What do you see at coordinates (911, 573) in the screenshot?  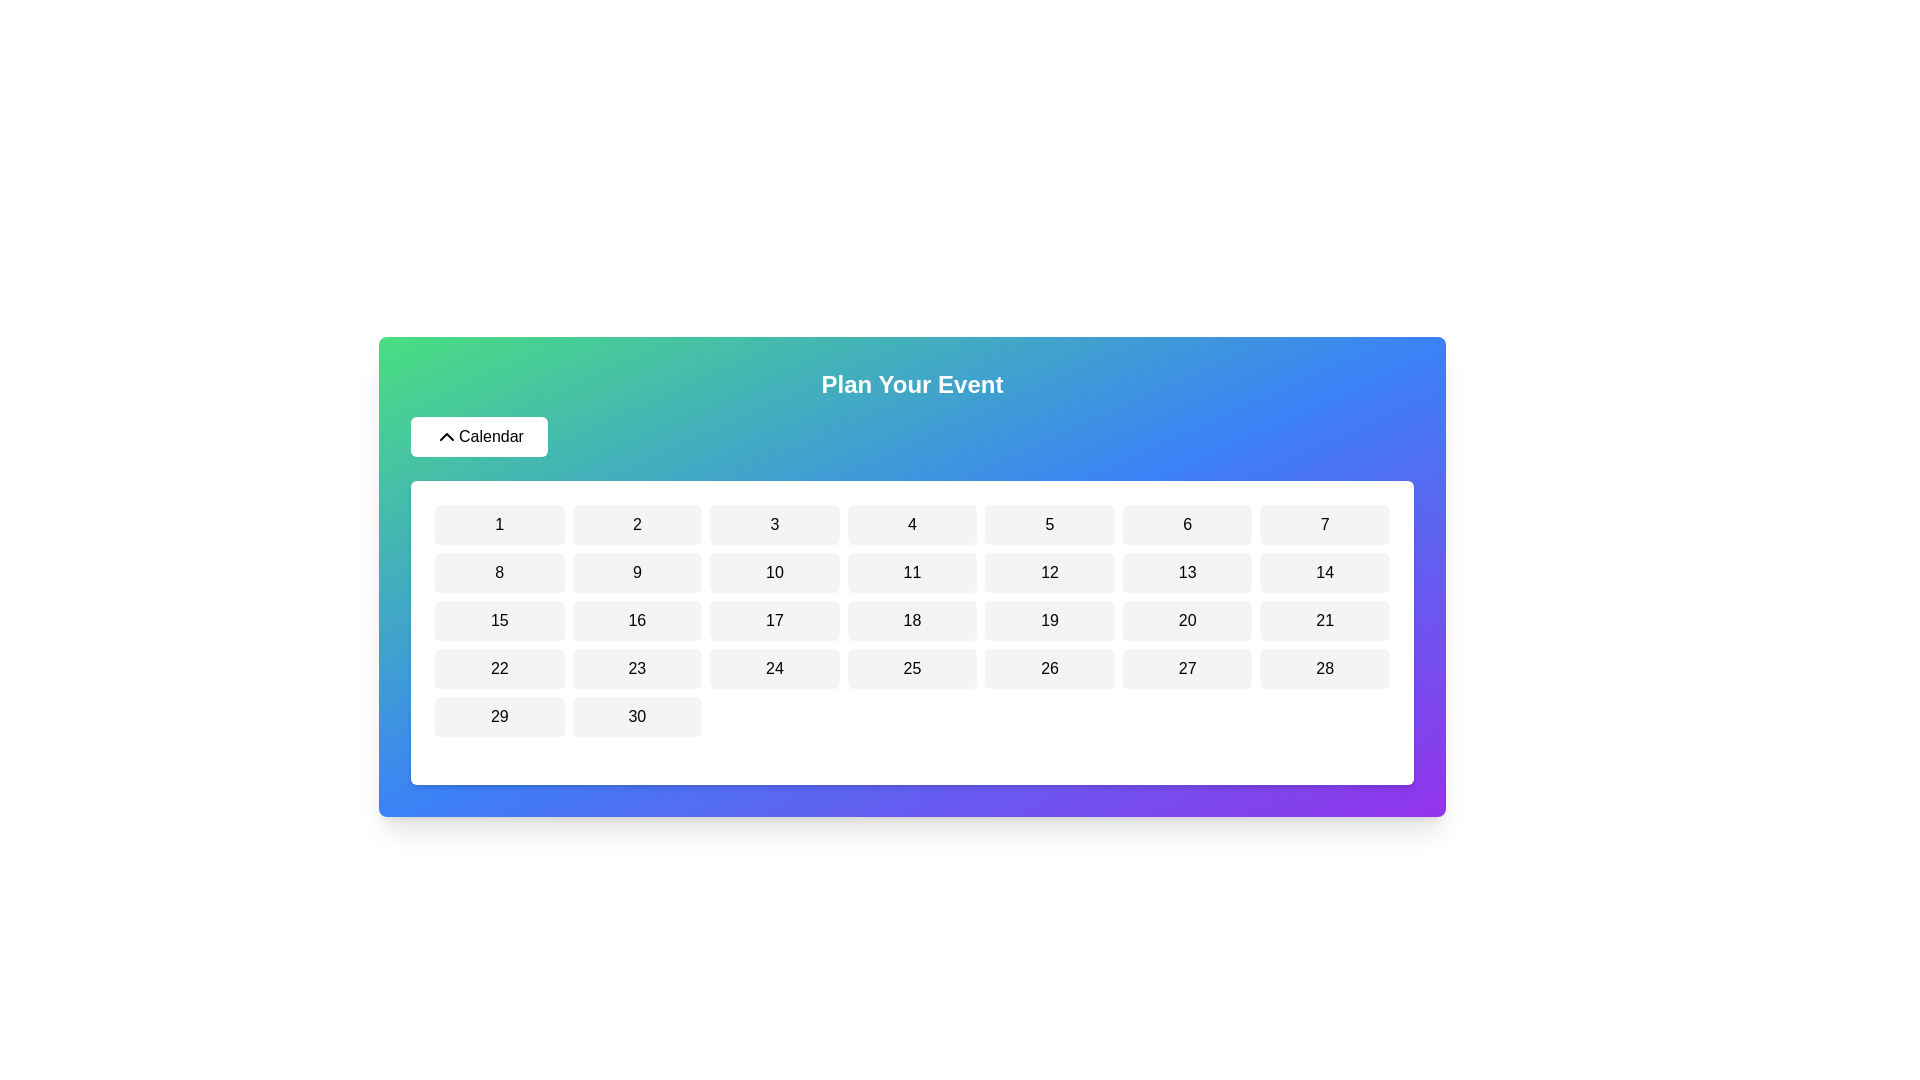 I see `the button displaying the number '11' which has a light gray background and black text to observe its hover effect` at bounding box center [911, 573].